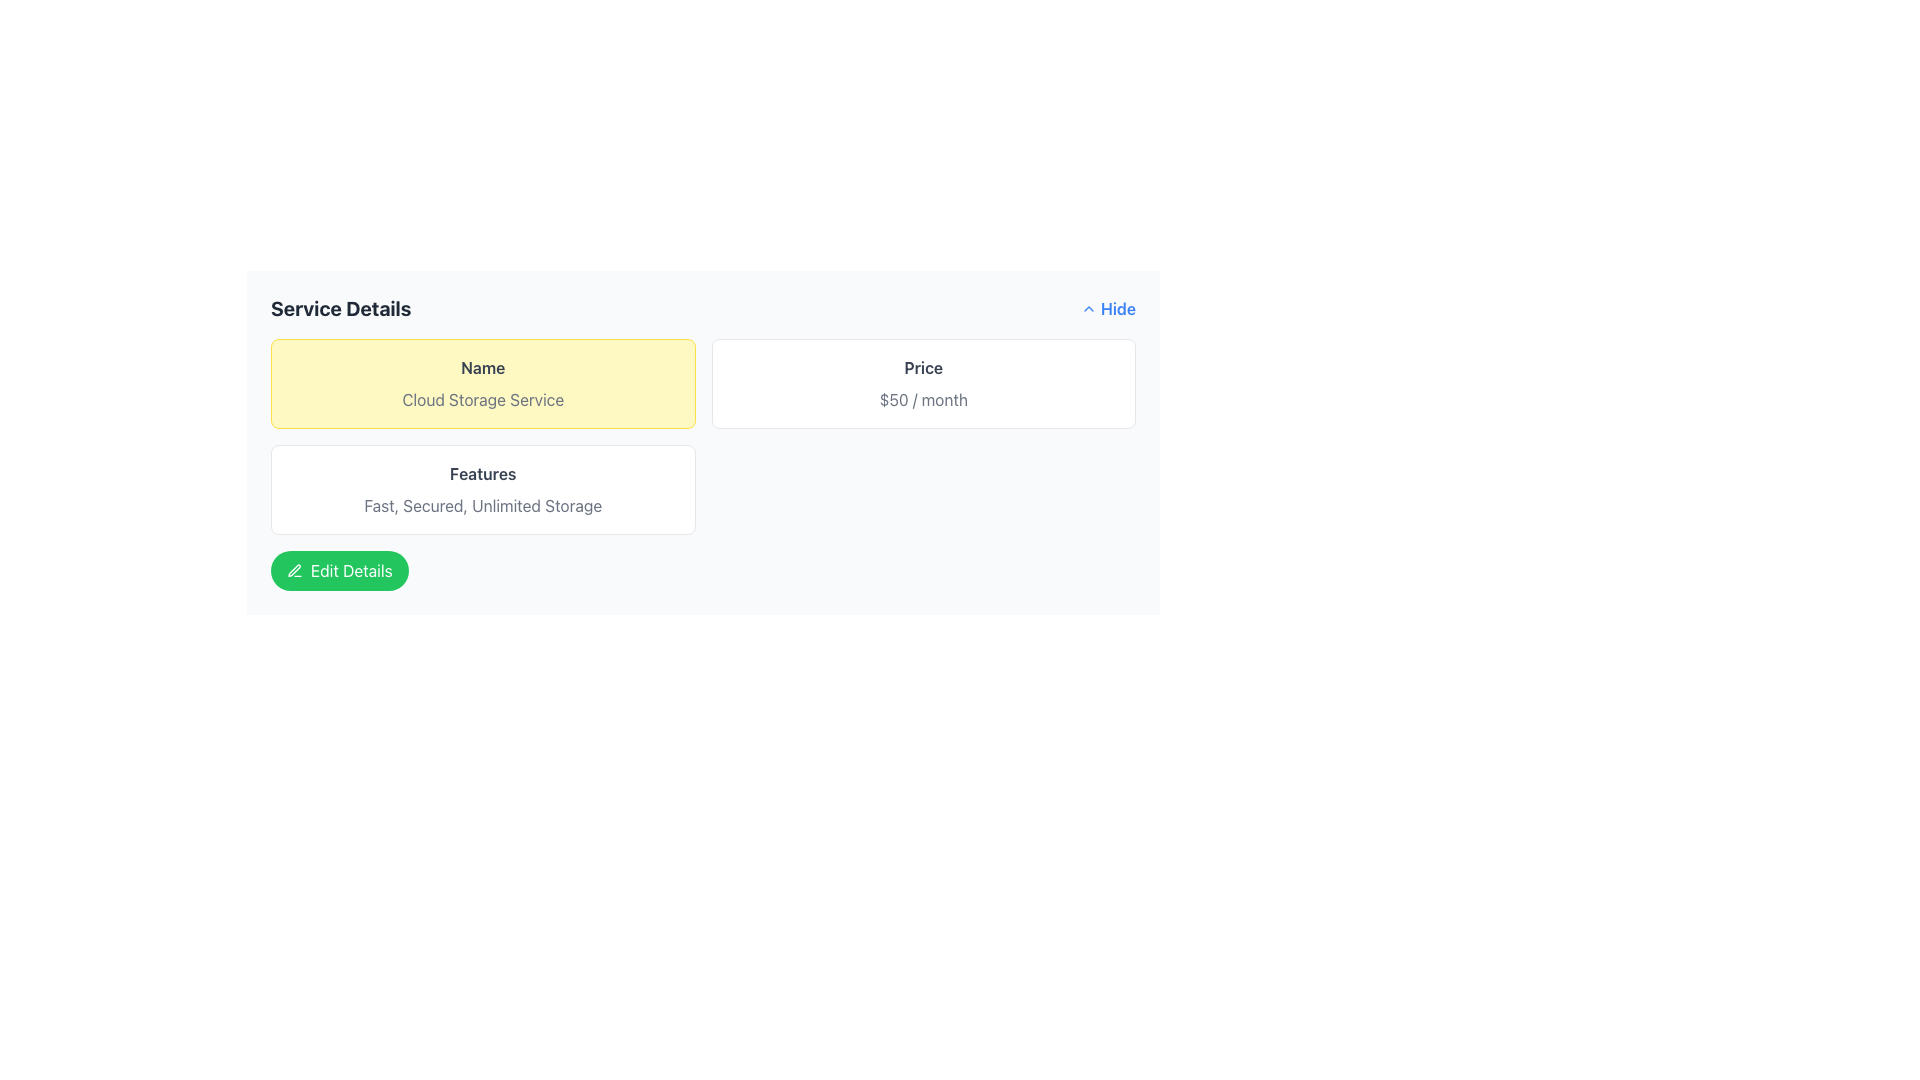 Image resolution: width=1920 pixels, height=1080 pixels. I want to click on the pen icon located on the left side of the 'Edit Details' button, so click(293, 570).